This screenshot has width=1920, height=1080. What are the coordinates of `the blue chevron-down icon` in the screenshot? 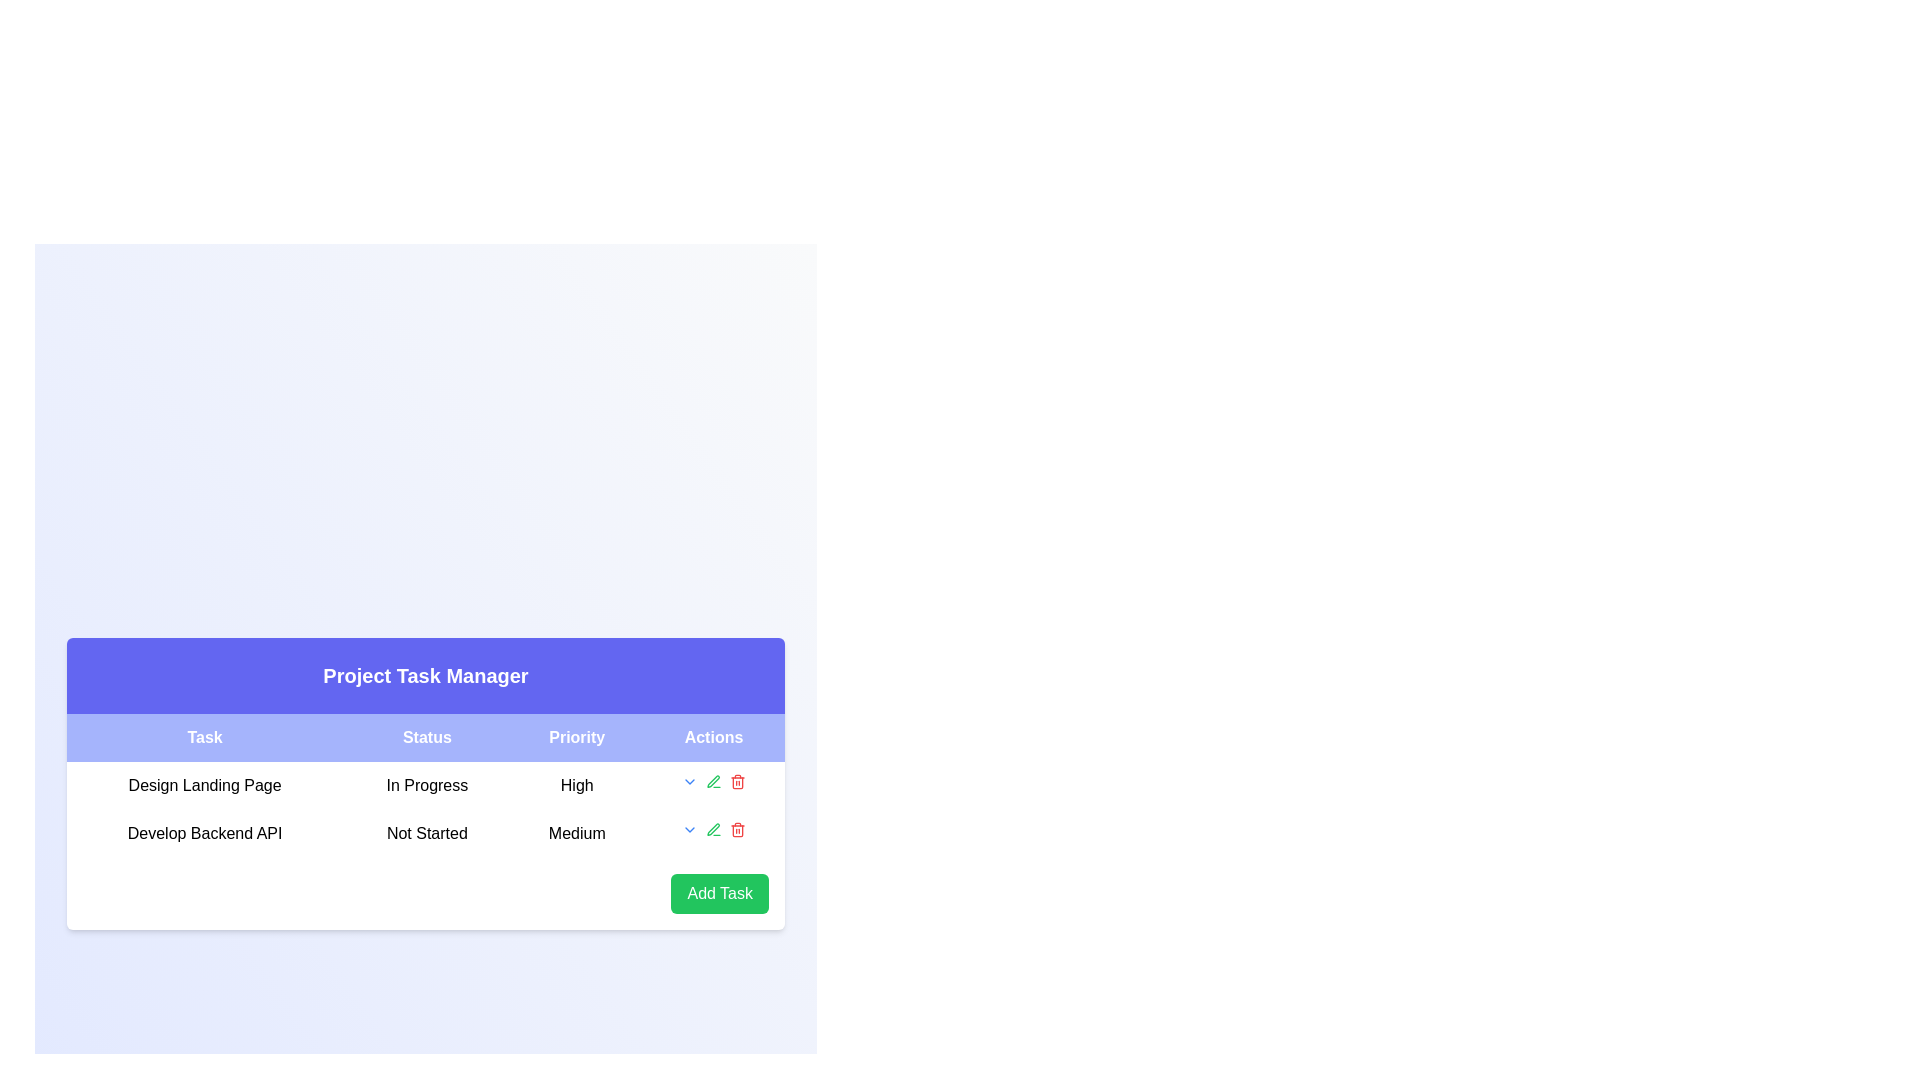 It's located at (690, 781).